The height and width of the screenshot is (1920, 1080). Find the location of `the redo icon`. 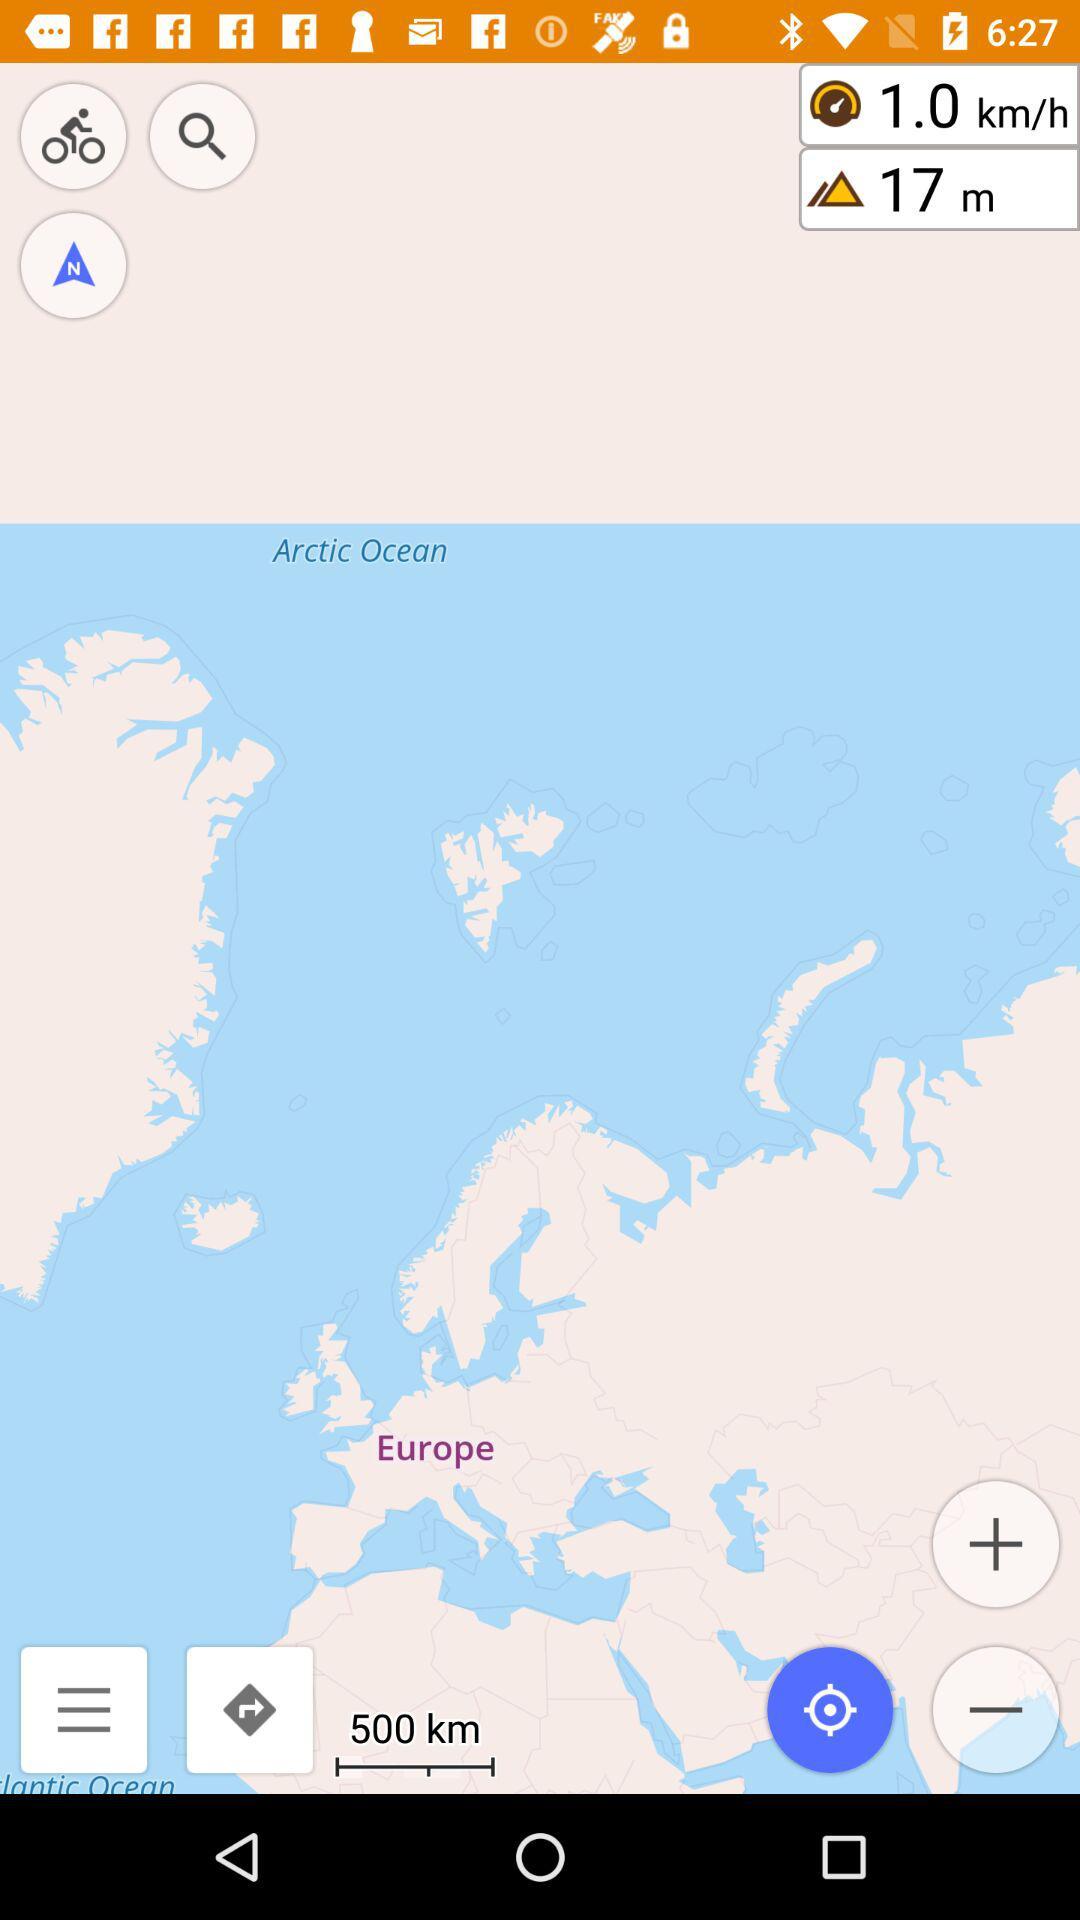

the redo icon is located at coordinates (248, 1708).